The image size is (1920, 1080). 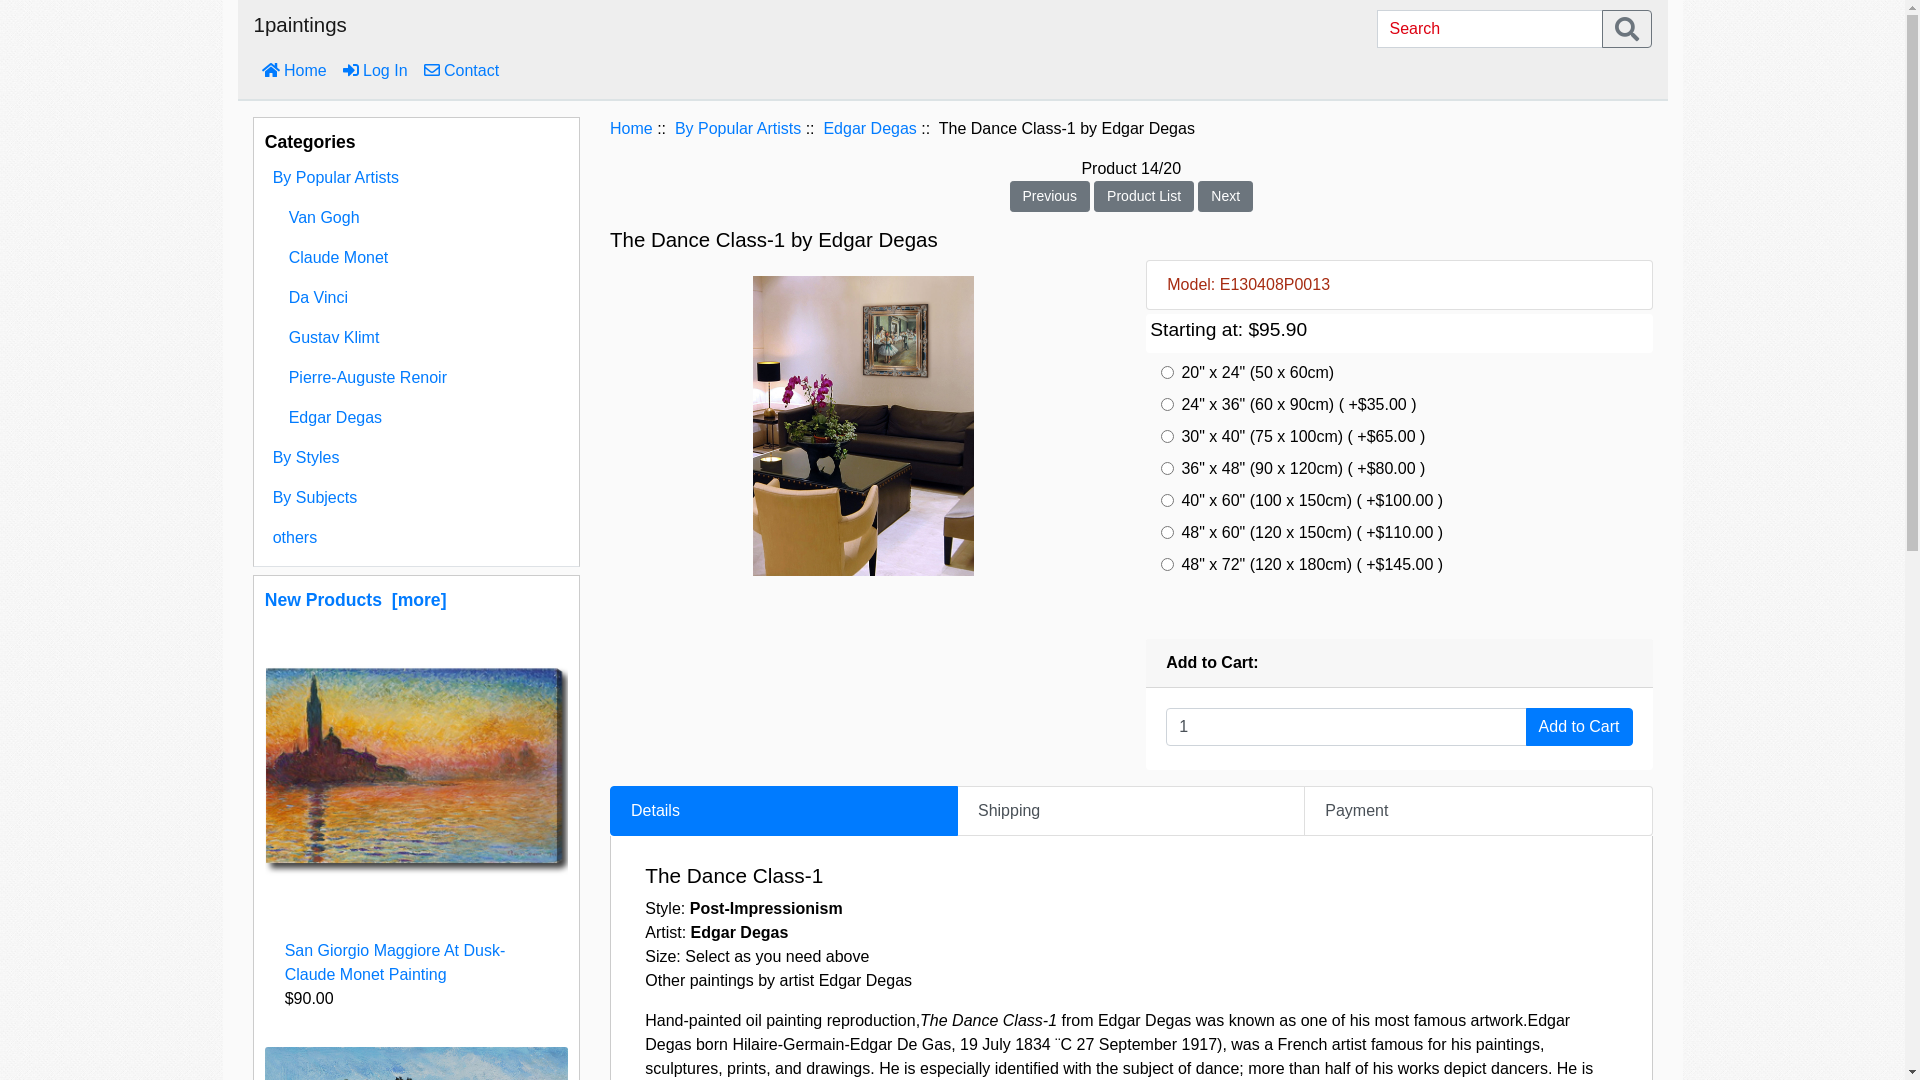 What do you see at coordinates (375, 69) in the screenshot?
I see `'Log In'` at bounding box center [375, 69].